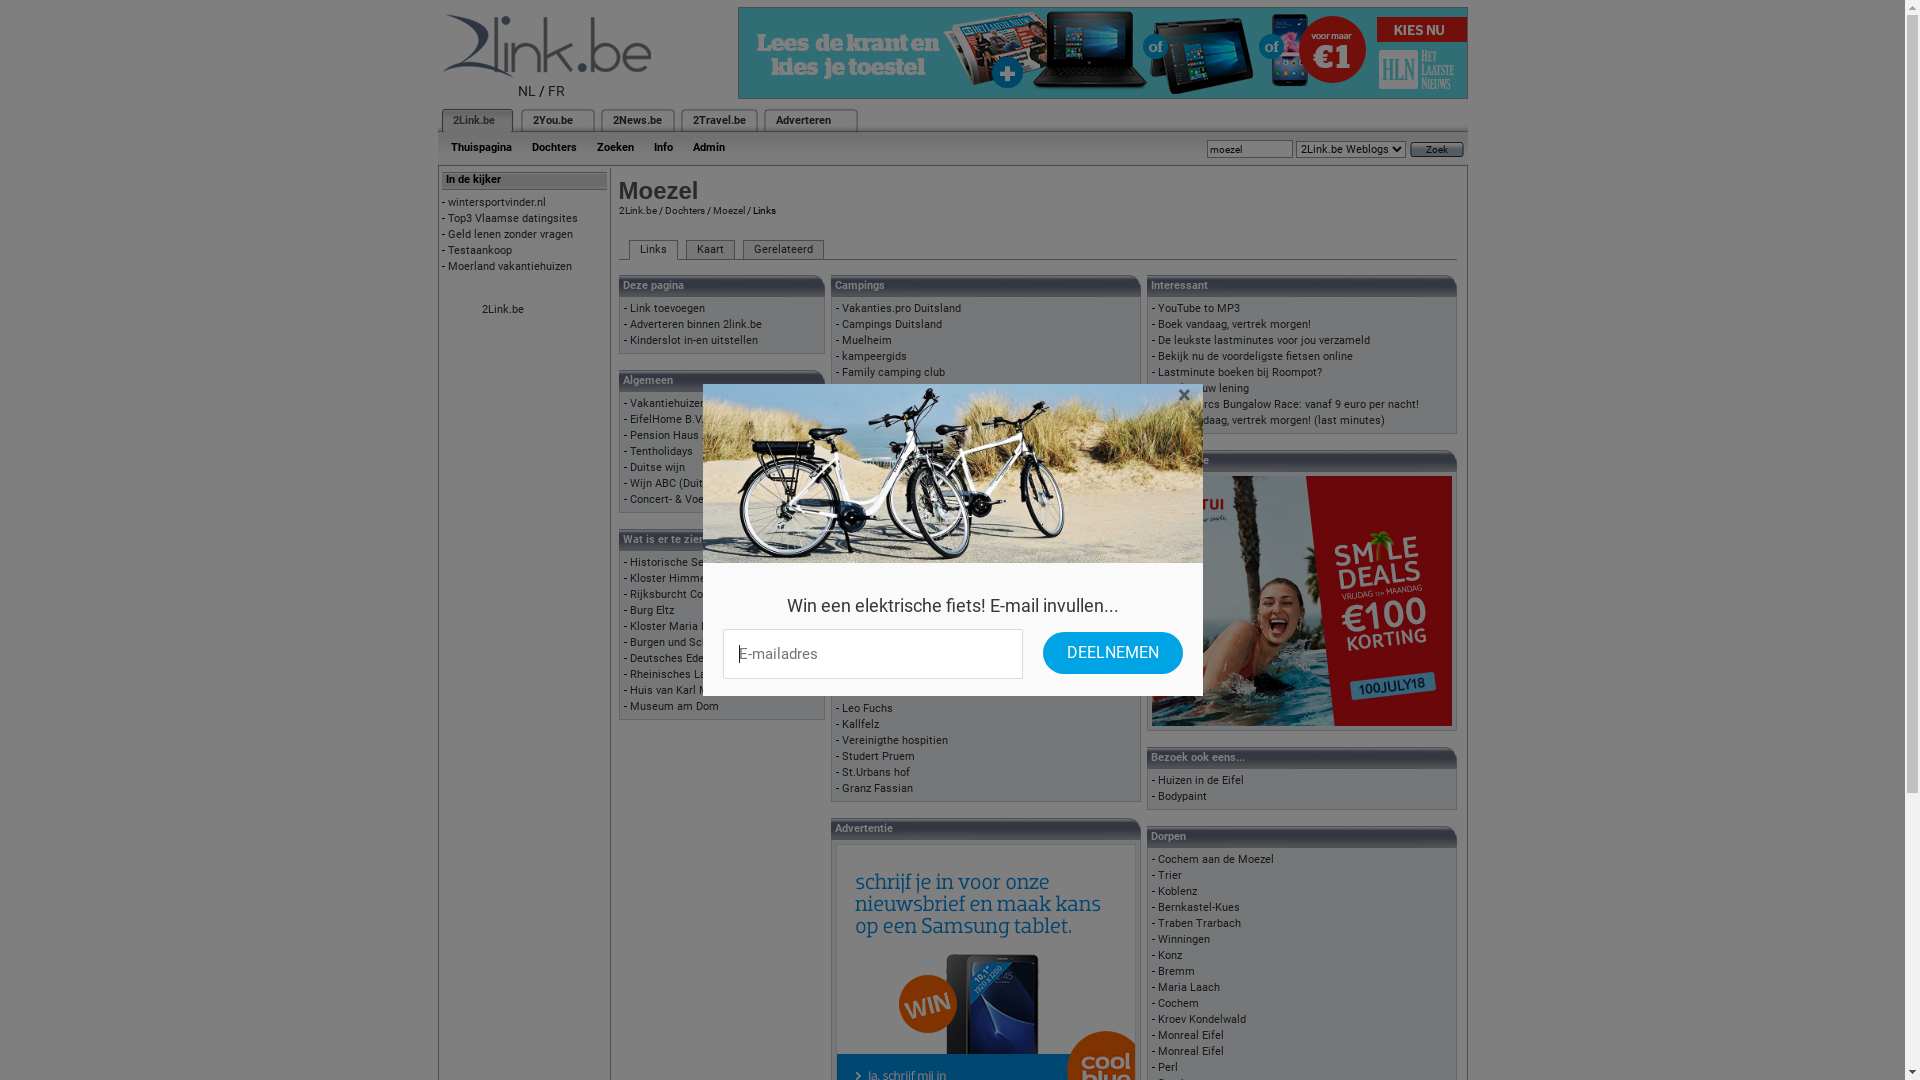  Describe the element at coordinates (727, 210) in the screenshot. I see `'Moezel'` at that location.